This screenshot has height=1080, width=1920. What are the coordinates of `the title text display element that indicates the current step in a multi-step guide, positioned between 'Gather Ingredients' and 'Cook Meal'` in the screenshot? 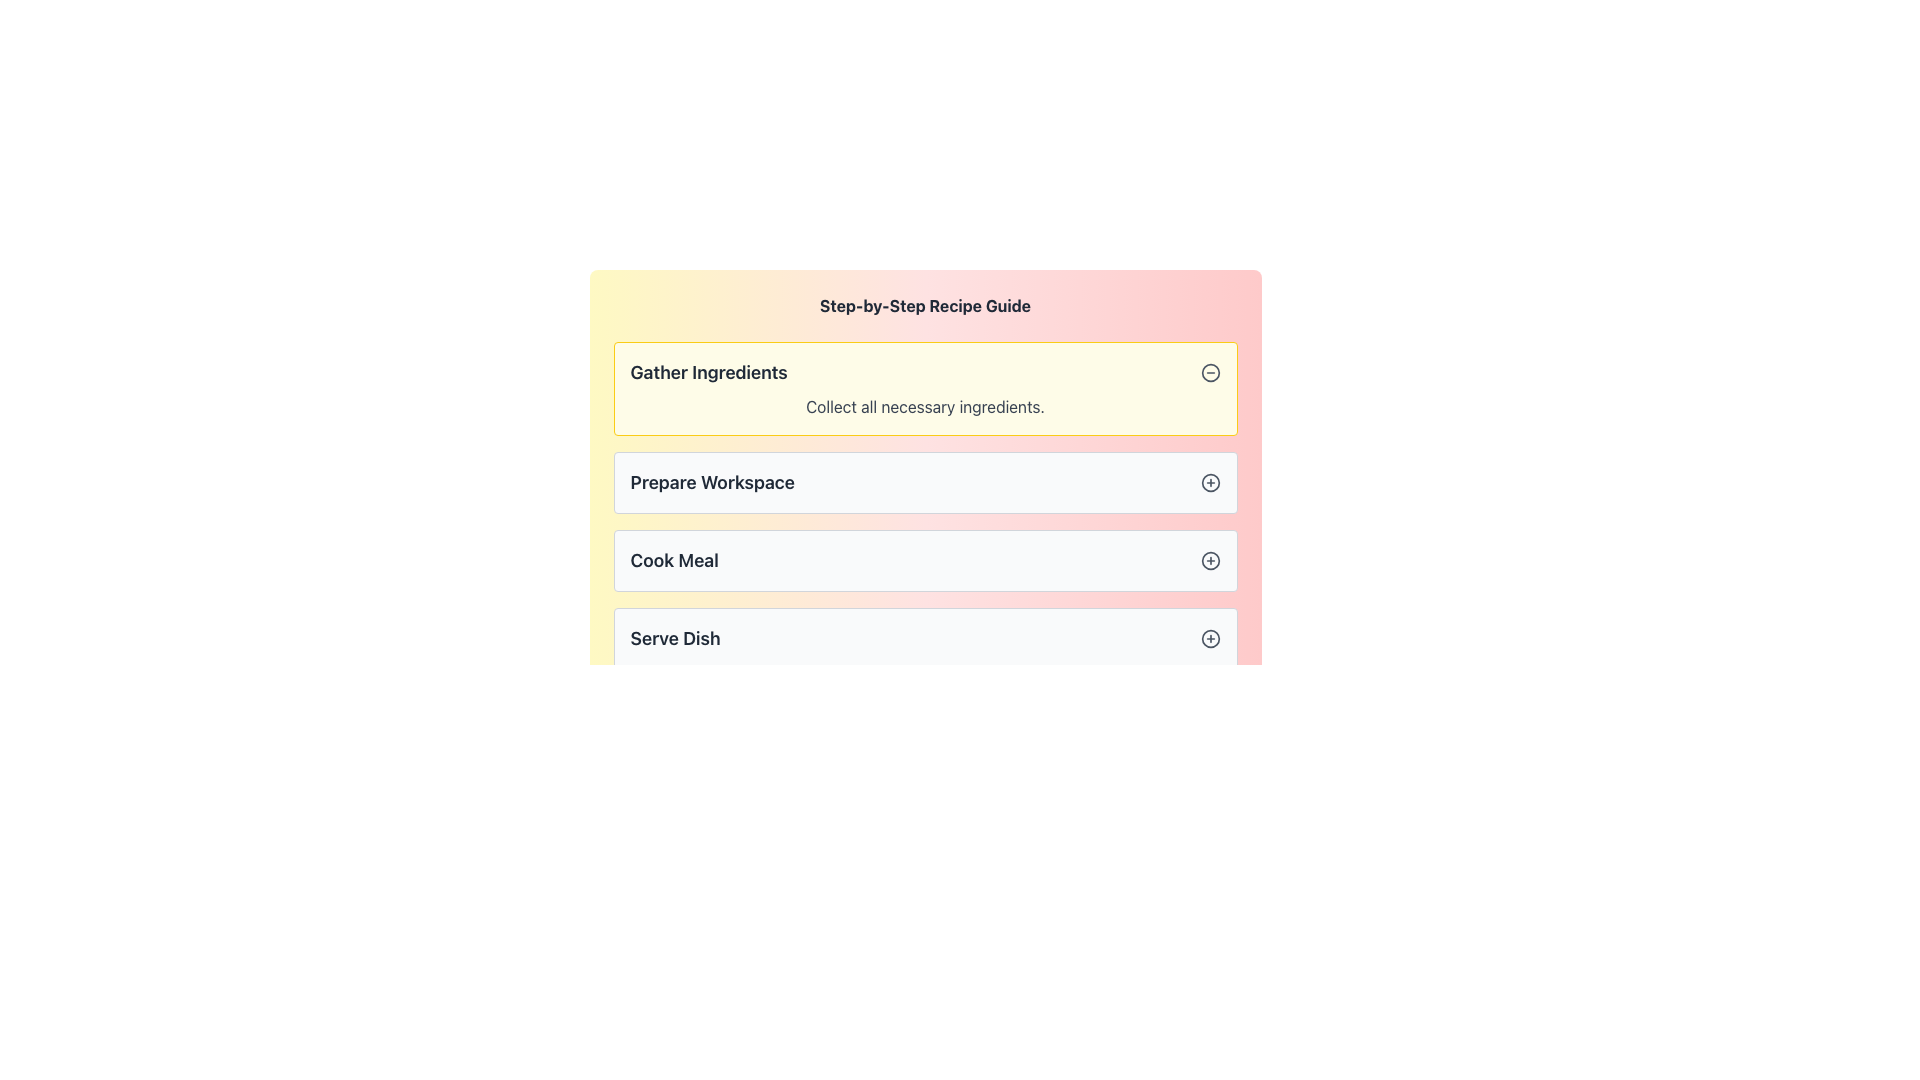 It's located at (712, 482).